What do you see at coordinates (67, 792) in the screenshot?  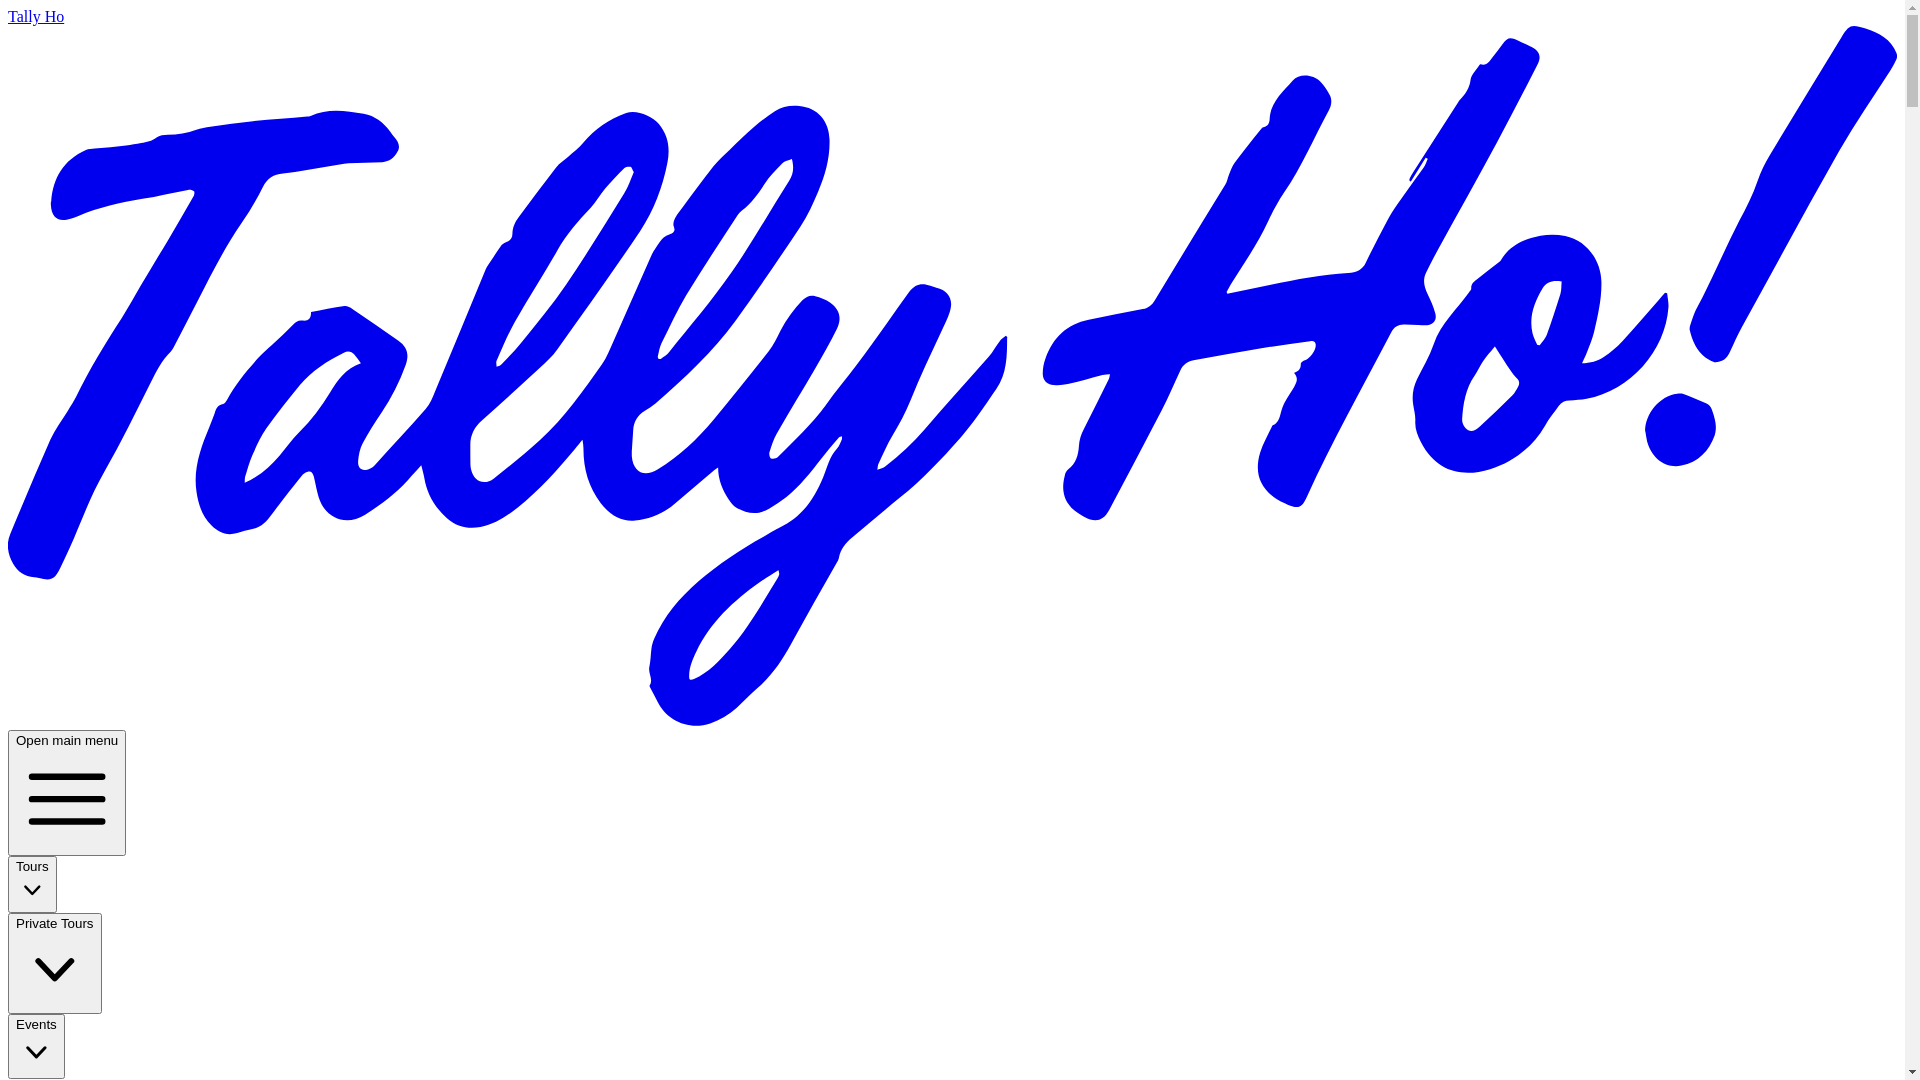 I see `'Open main menu'` at bounding box center [67, 792].